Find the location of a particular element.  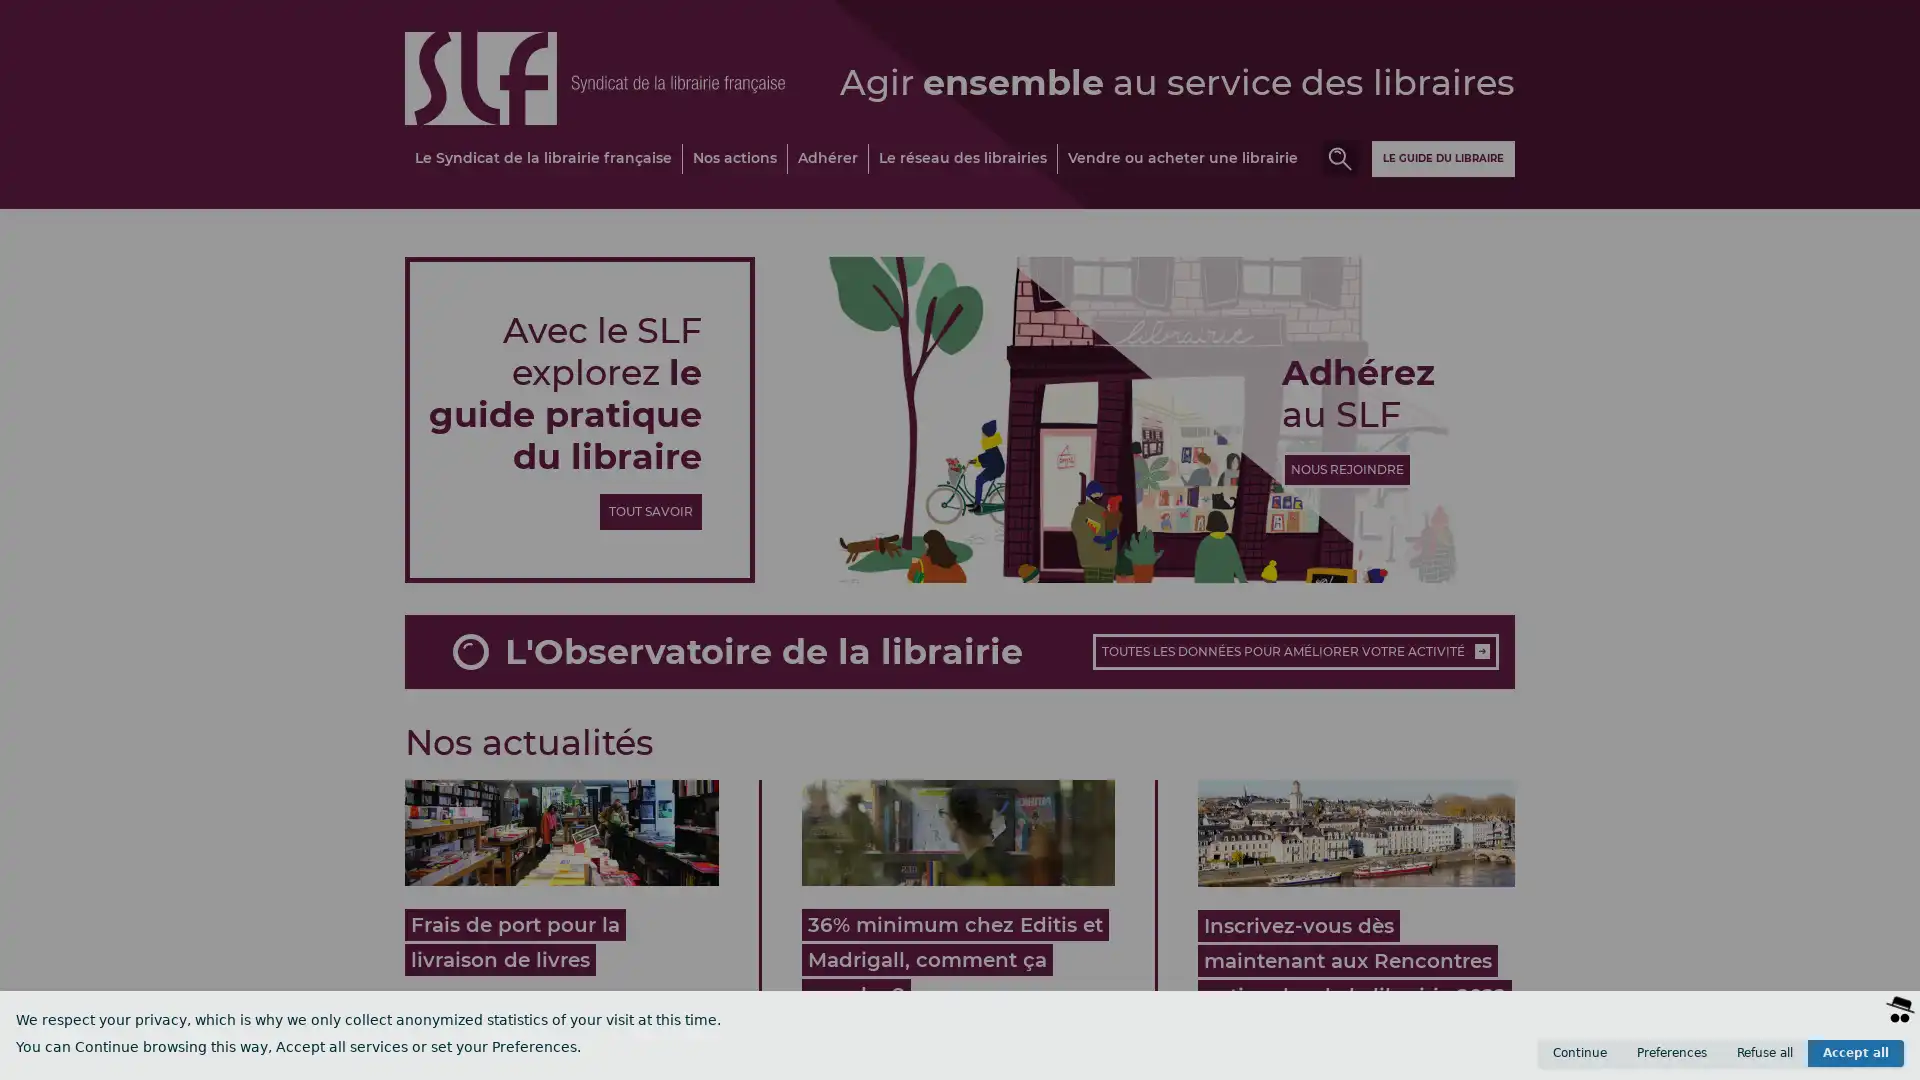

Refuse all is located at coordinates (1765, 1052).